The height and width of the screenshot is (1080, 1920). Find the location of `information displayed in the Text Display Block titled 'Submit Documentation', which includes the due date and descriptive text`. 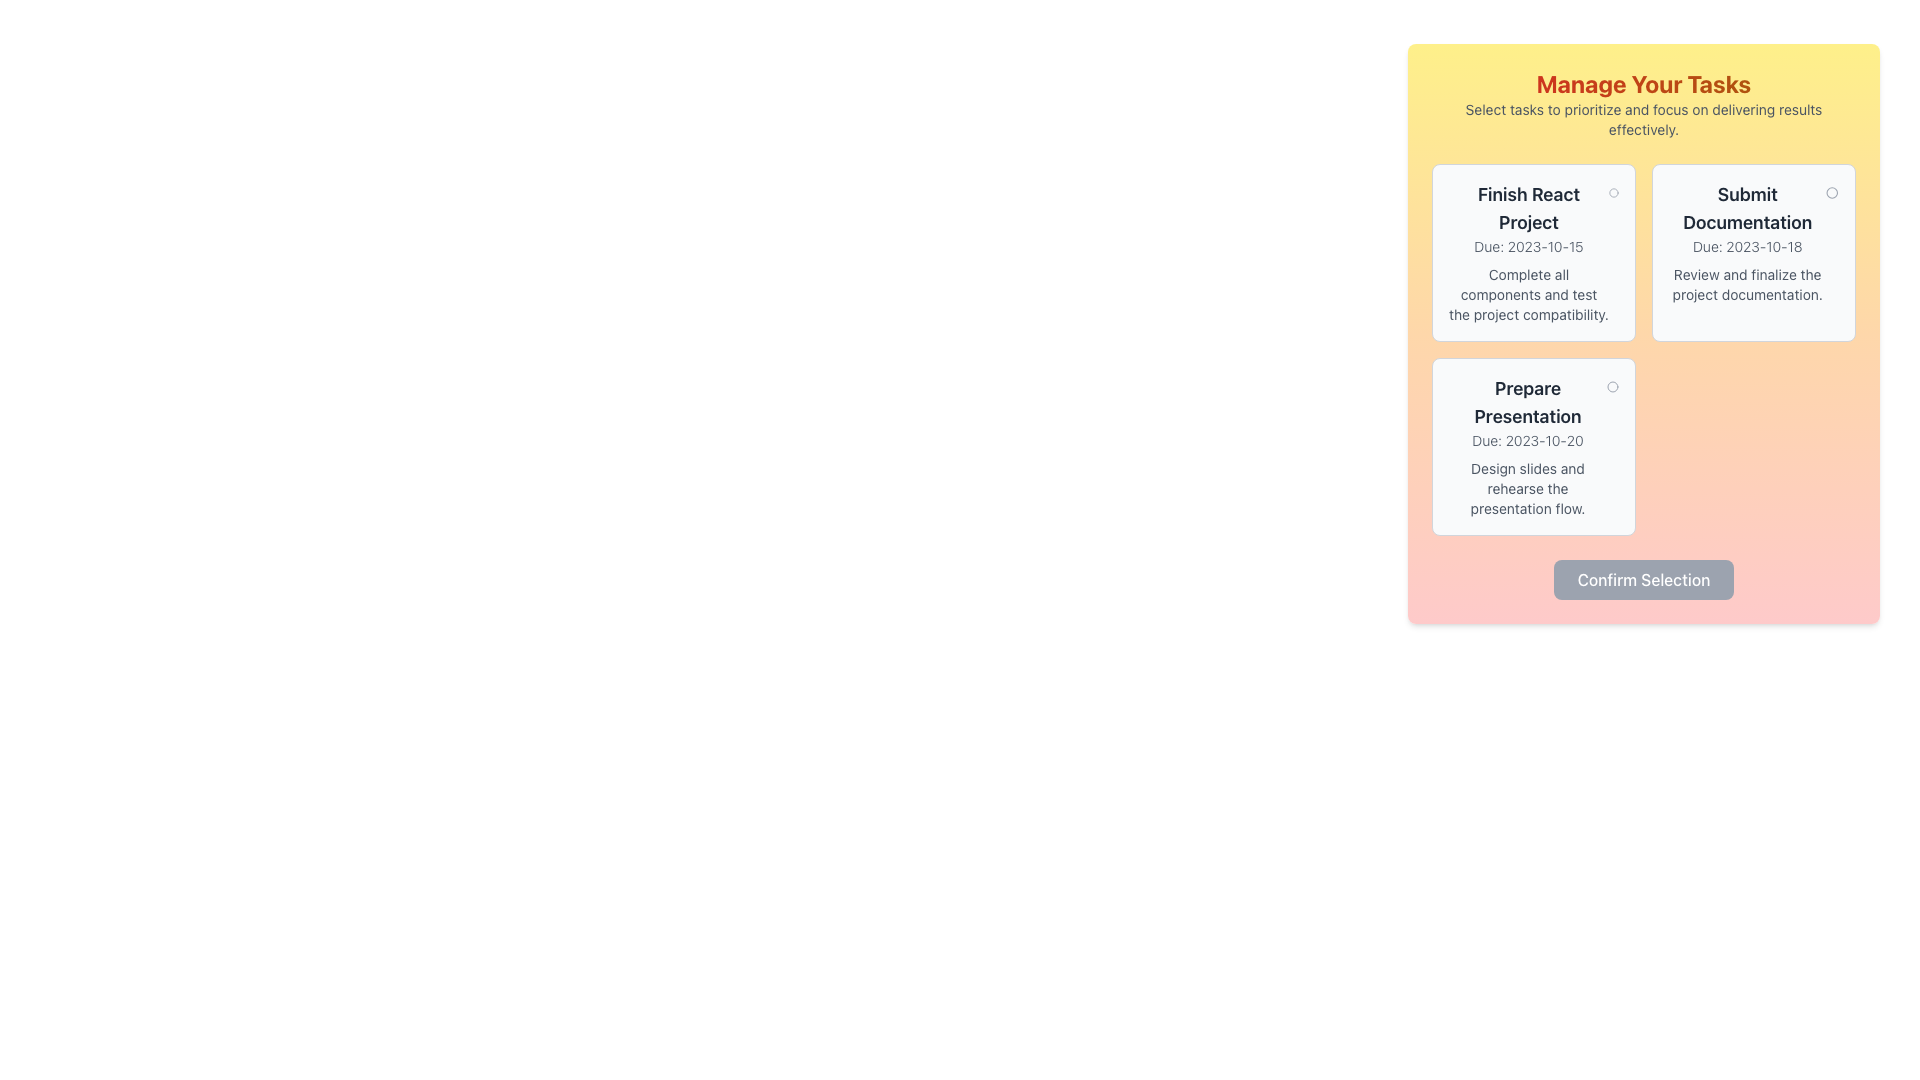

information displayed in the Text Display Block titled 'Submit Documentation', which includes the due date and descriptive text is located at coordinates (1746, 242).